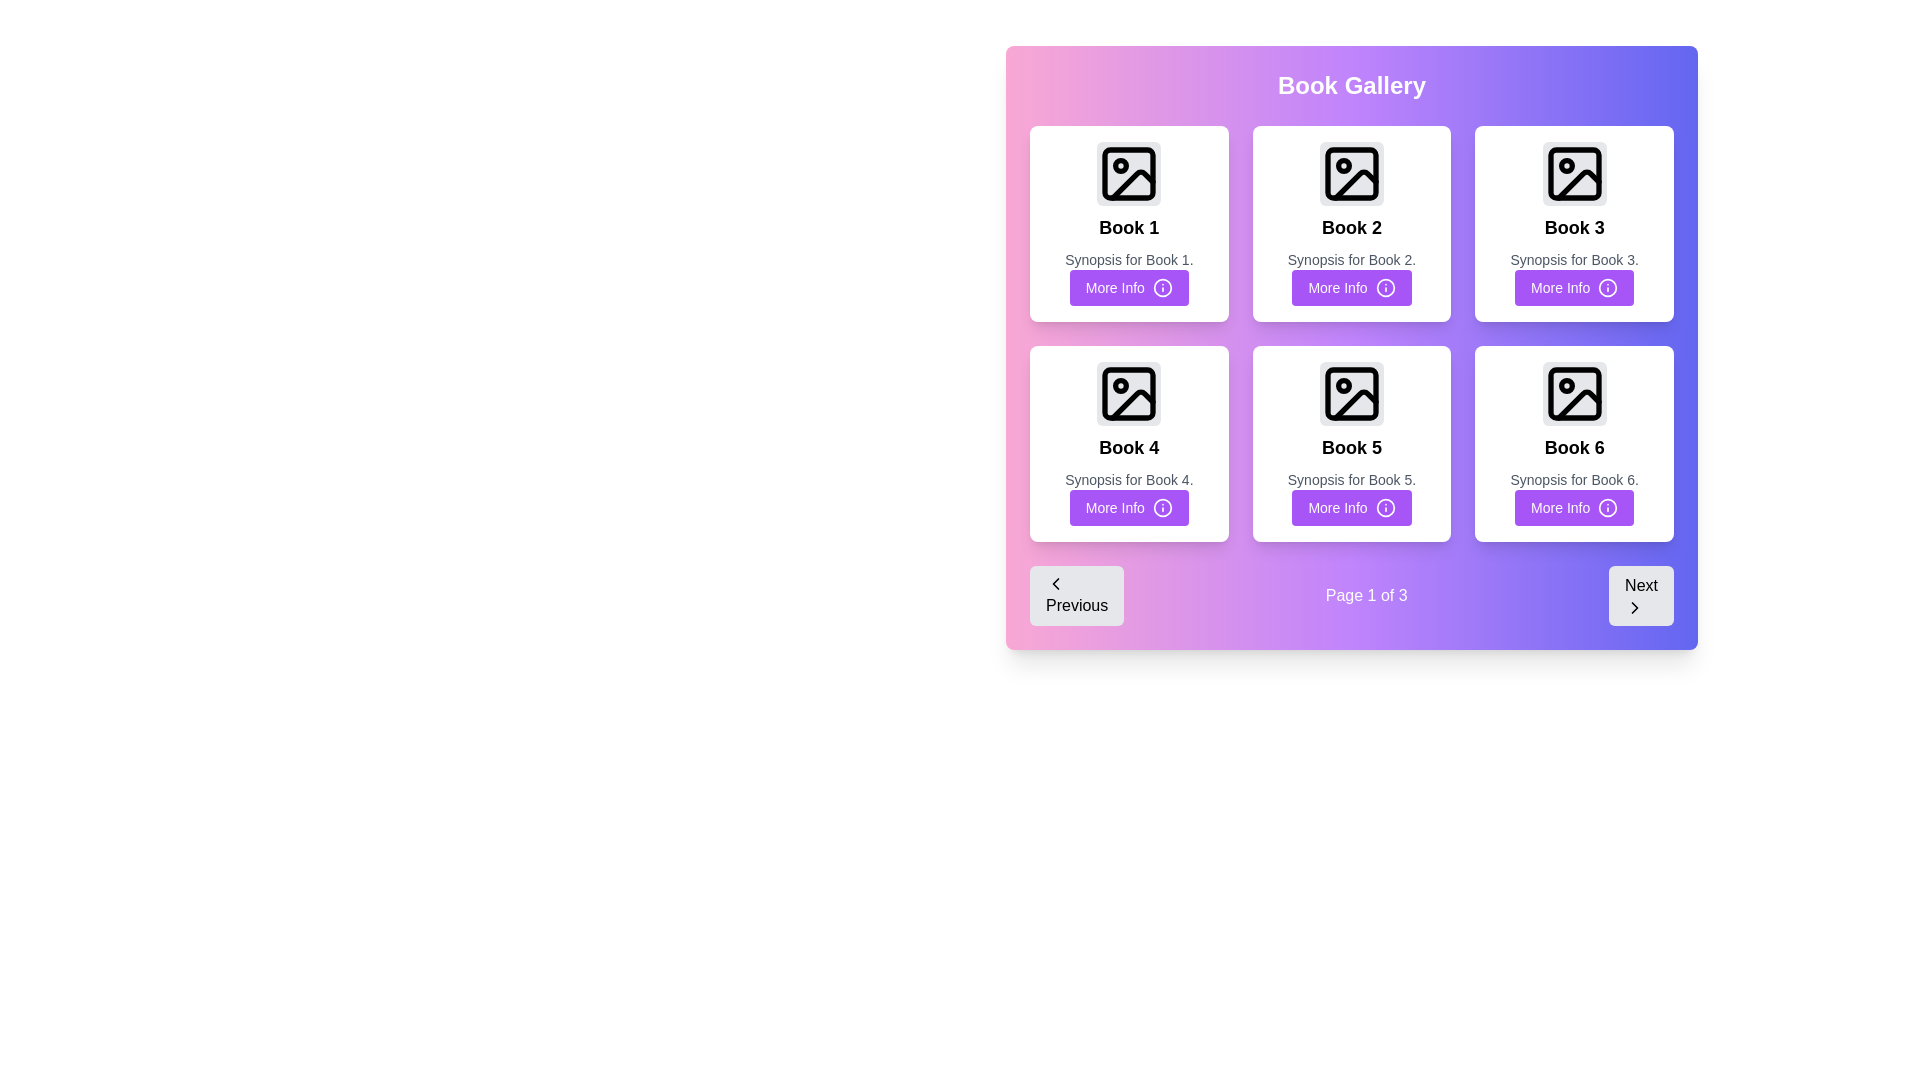  What do you see at coordinates (1344, 385) in the screenshot?
I see `the small white circle with a black border located in the top-left corner of the image icon for 'Book 5' in the book gallery interface` at bounding box center [1344, 385].